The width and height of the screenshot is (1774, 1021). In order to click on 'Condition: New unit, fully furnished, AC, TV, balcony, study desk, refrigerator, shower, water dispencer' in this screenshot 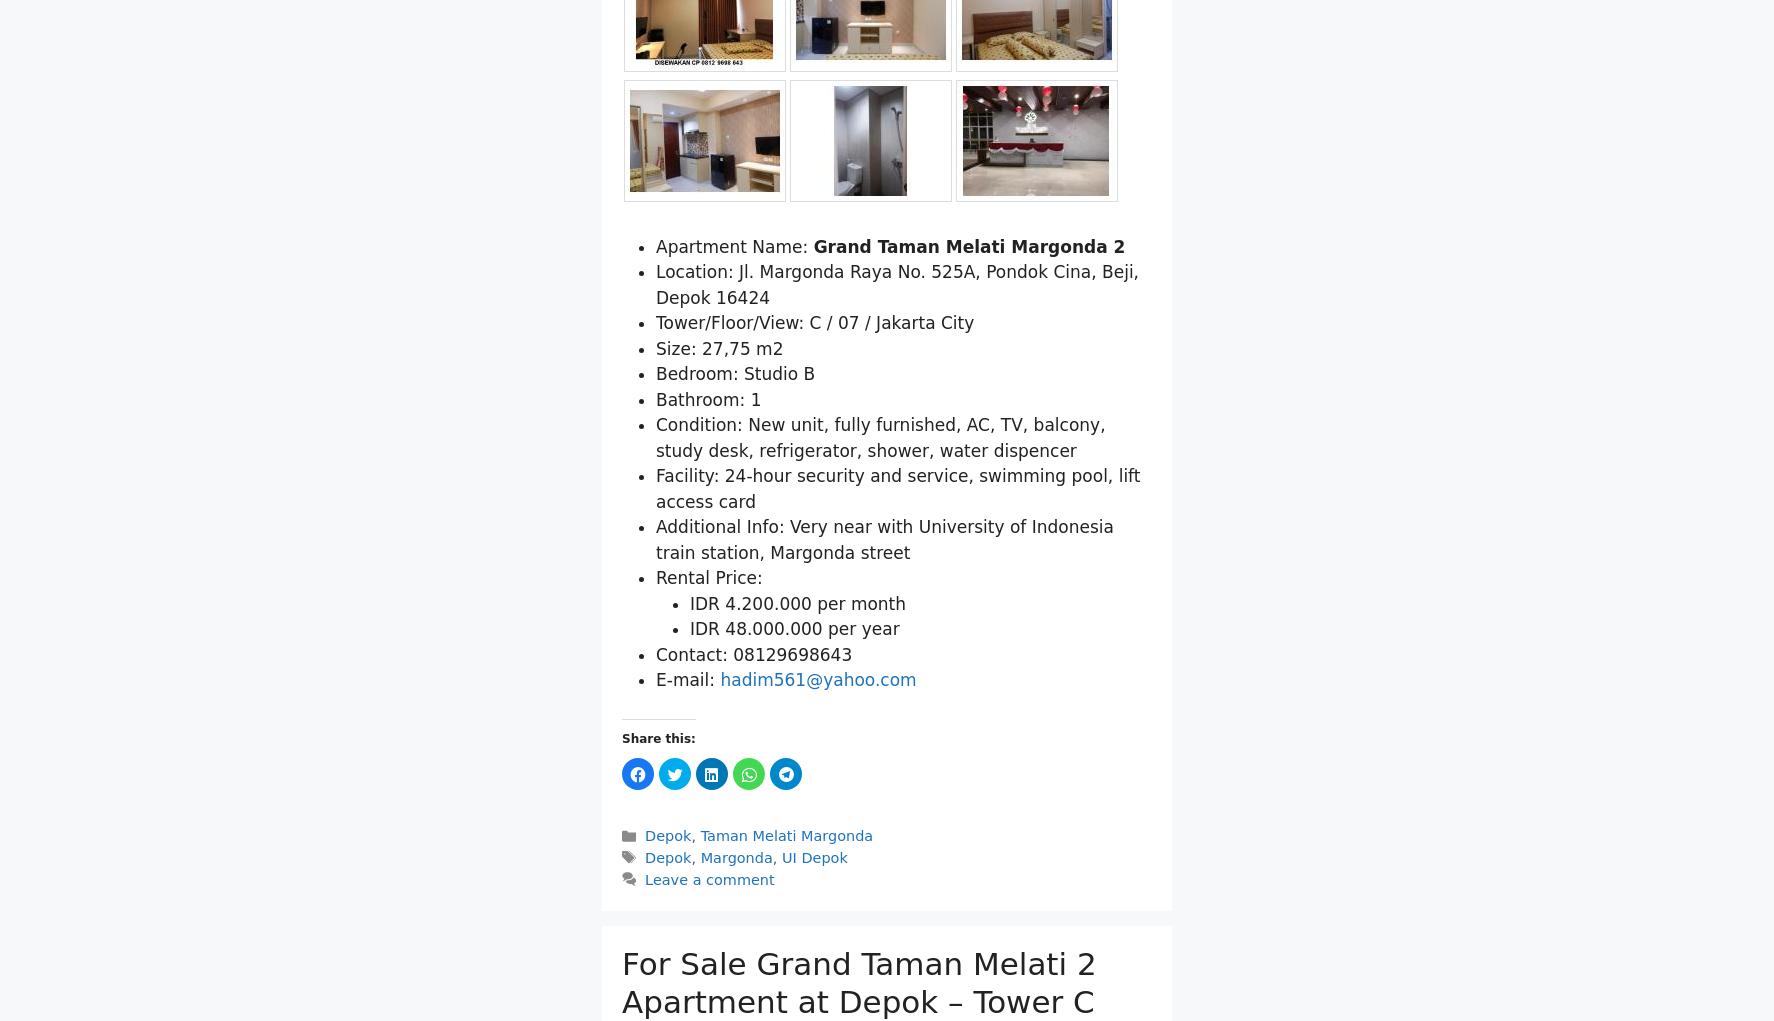, I will do `click(880, 437)`.